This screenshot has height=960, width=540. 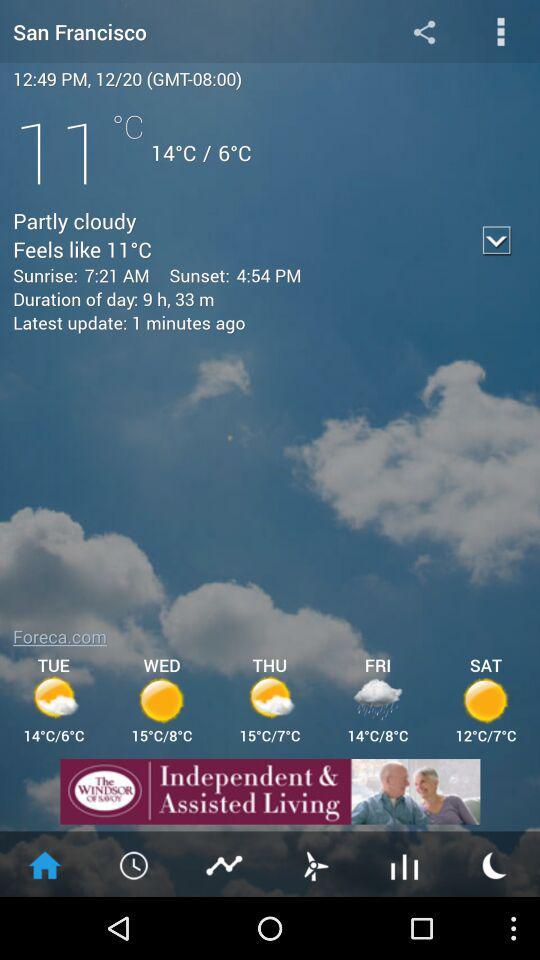 I want to click on share the article, so click(x=423, y=30).